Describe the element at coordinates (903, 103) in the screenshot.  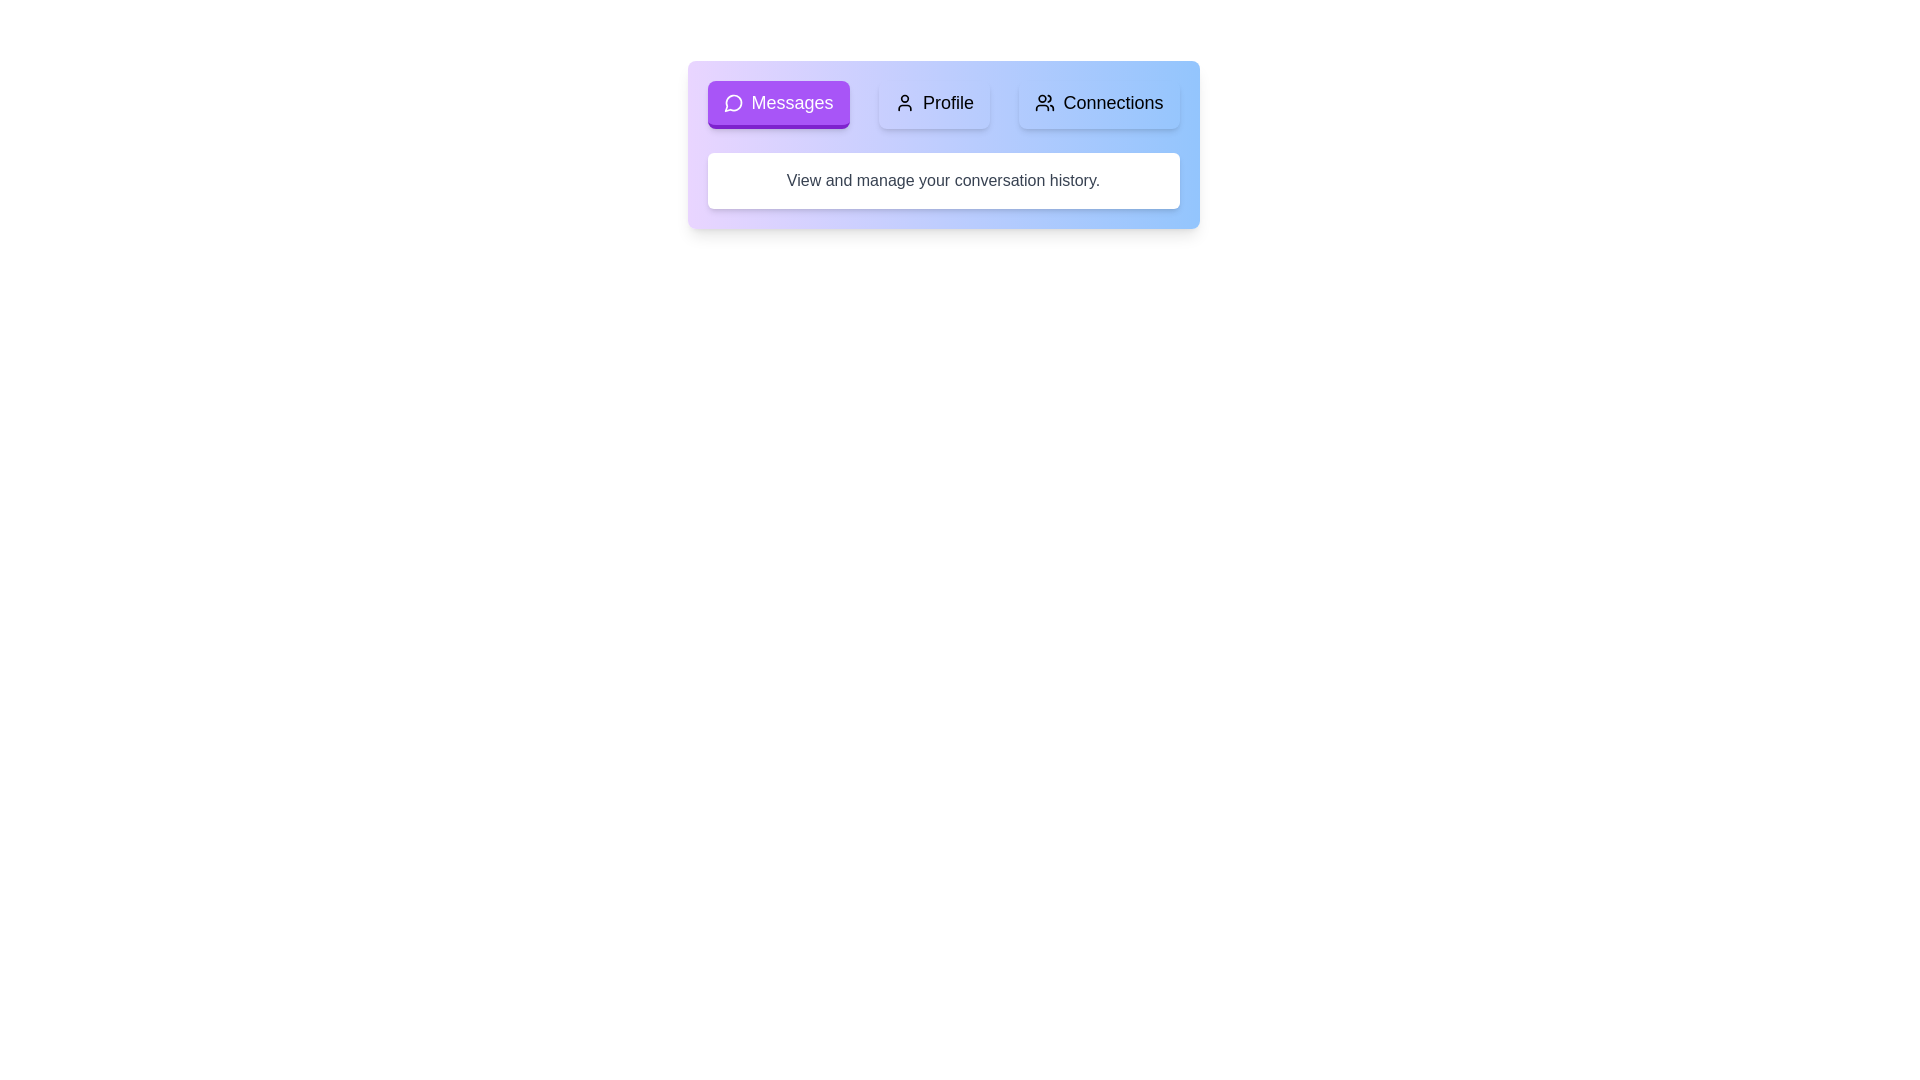
I see `the user icon SVG graphic located within the 'Profile' button in the top navigation bar` at that location.